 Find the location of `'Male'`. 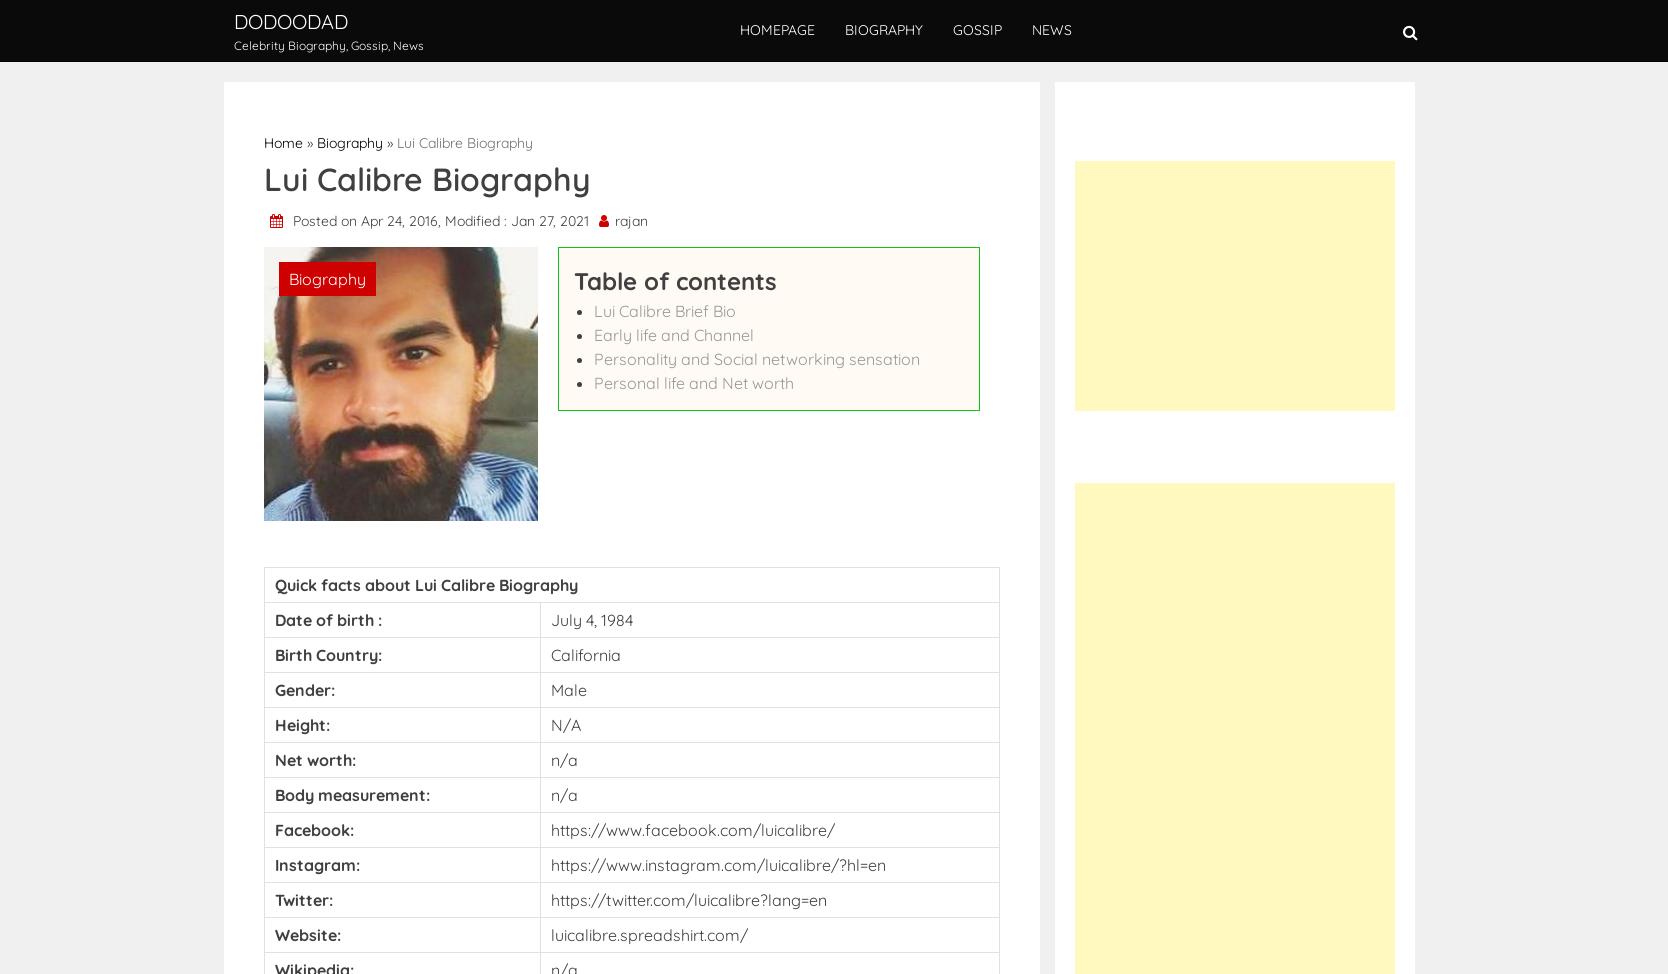

'Male' is located at coordinates (567, 689).